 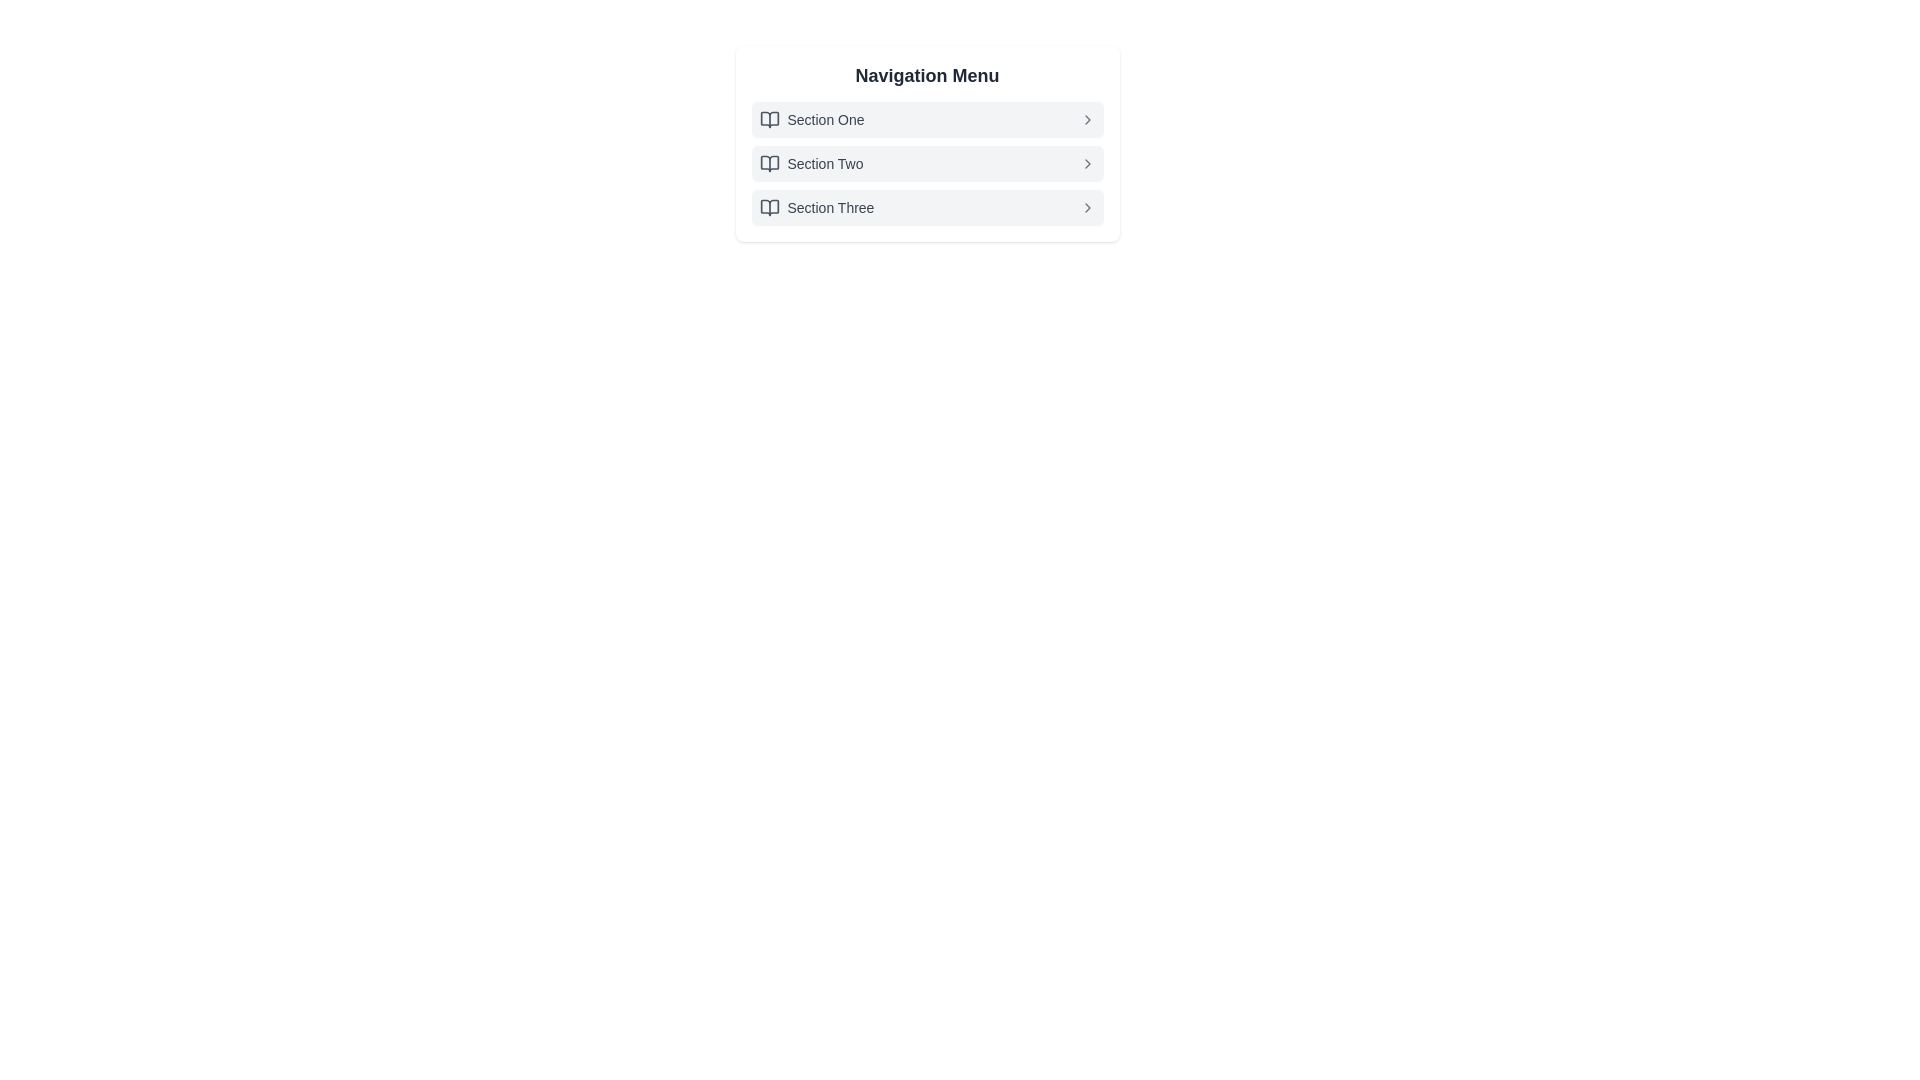 I want to click on the clickable list item labeled 'Section Two', which is the second item in the navigation menu, so click(x=926, y=163).